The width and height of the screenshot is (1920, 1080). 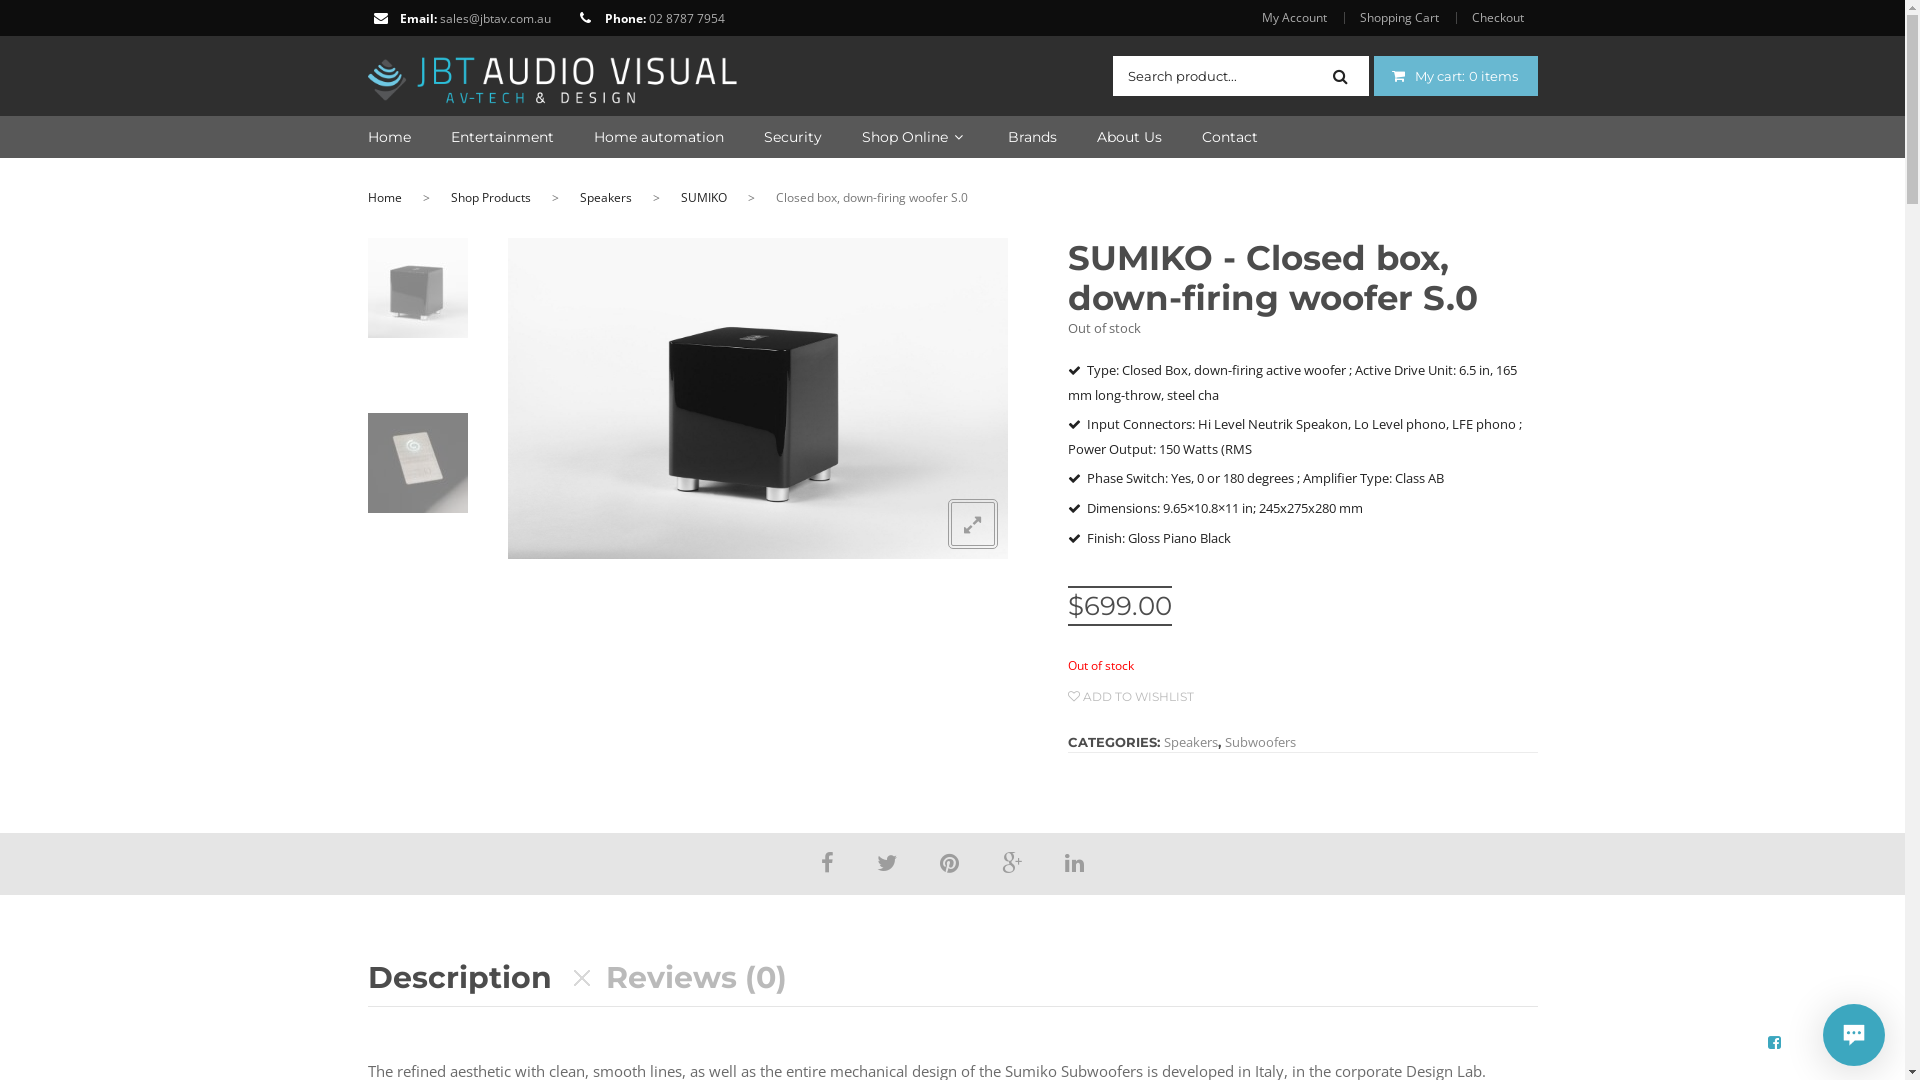 What do you see at coordinates (552, 72) in the screenshot?
I see `'JBT Audio Visual'` at bounding box center [552, 72].